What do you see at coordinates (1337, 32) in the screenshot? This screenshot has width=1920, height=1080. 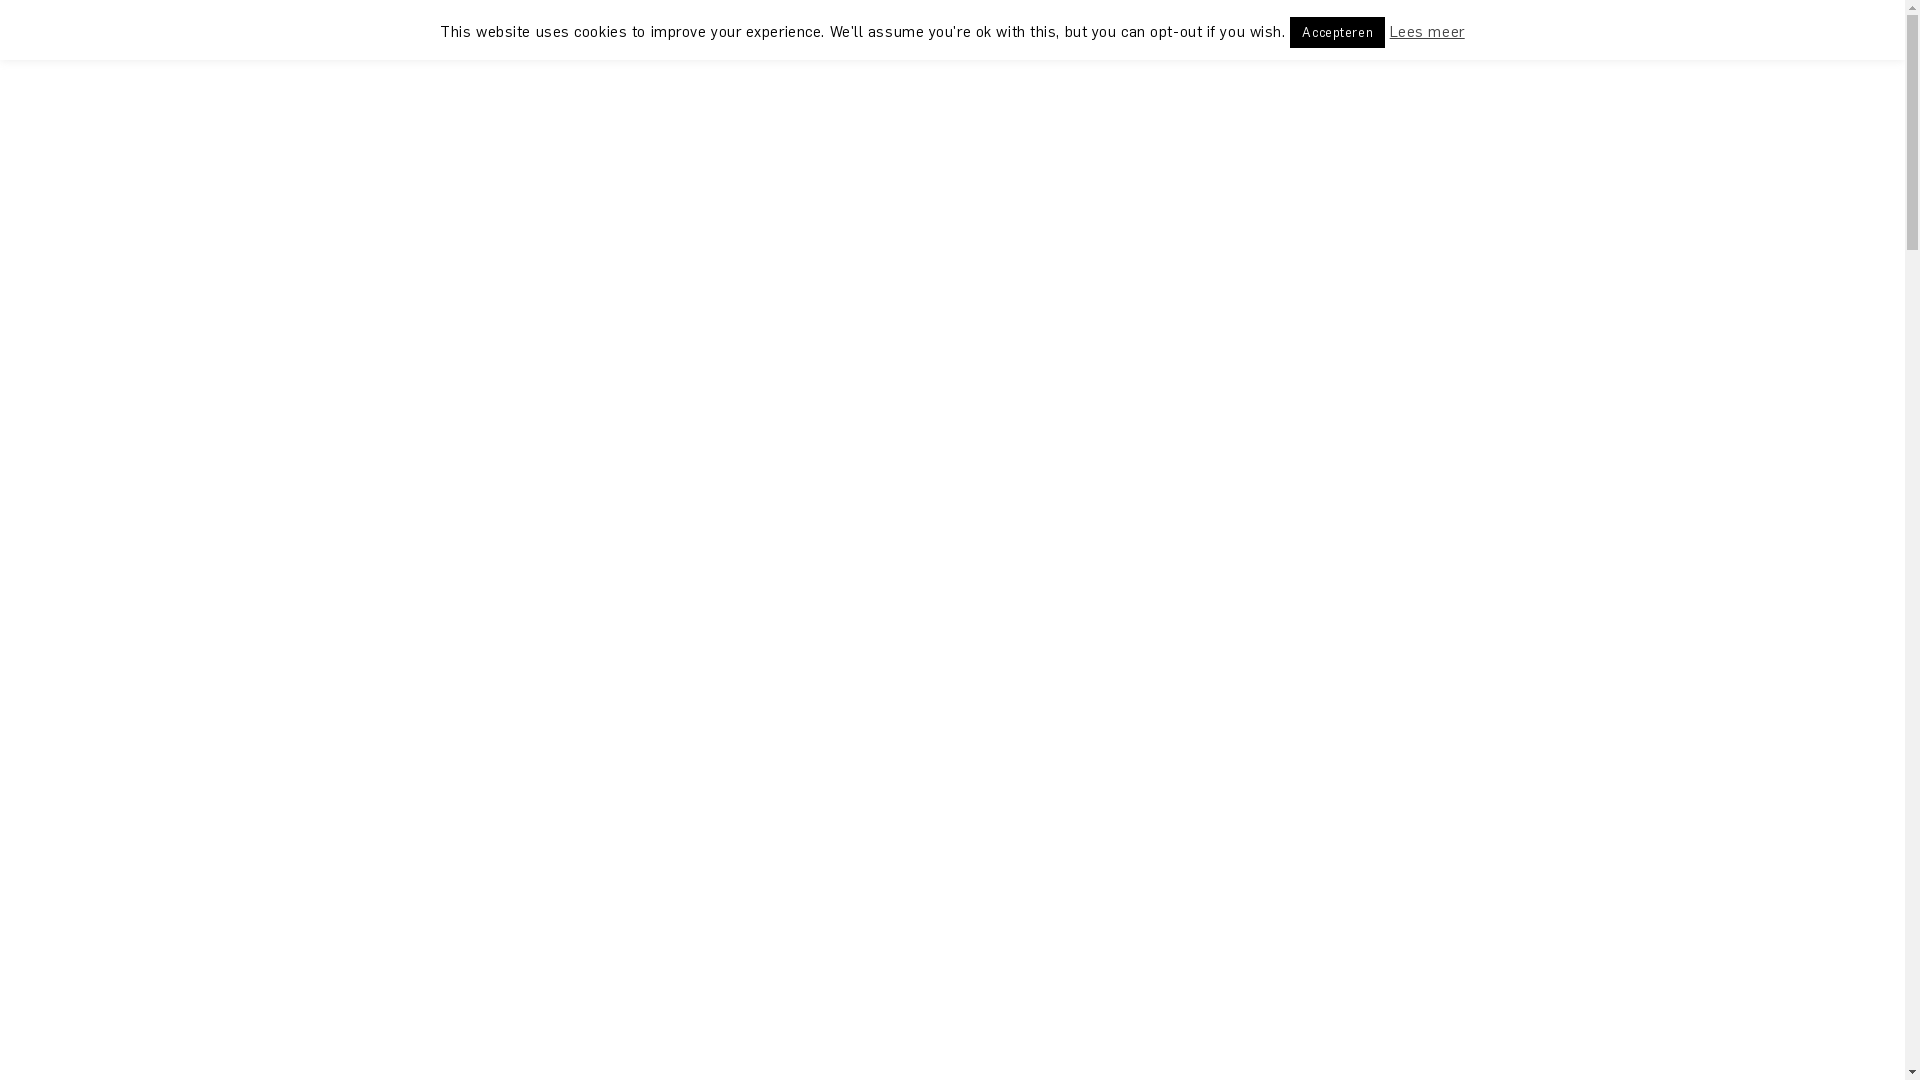 I see `'Accepteren'` at bounding box center [1337, 32].